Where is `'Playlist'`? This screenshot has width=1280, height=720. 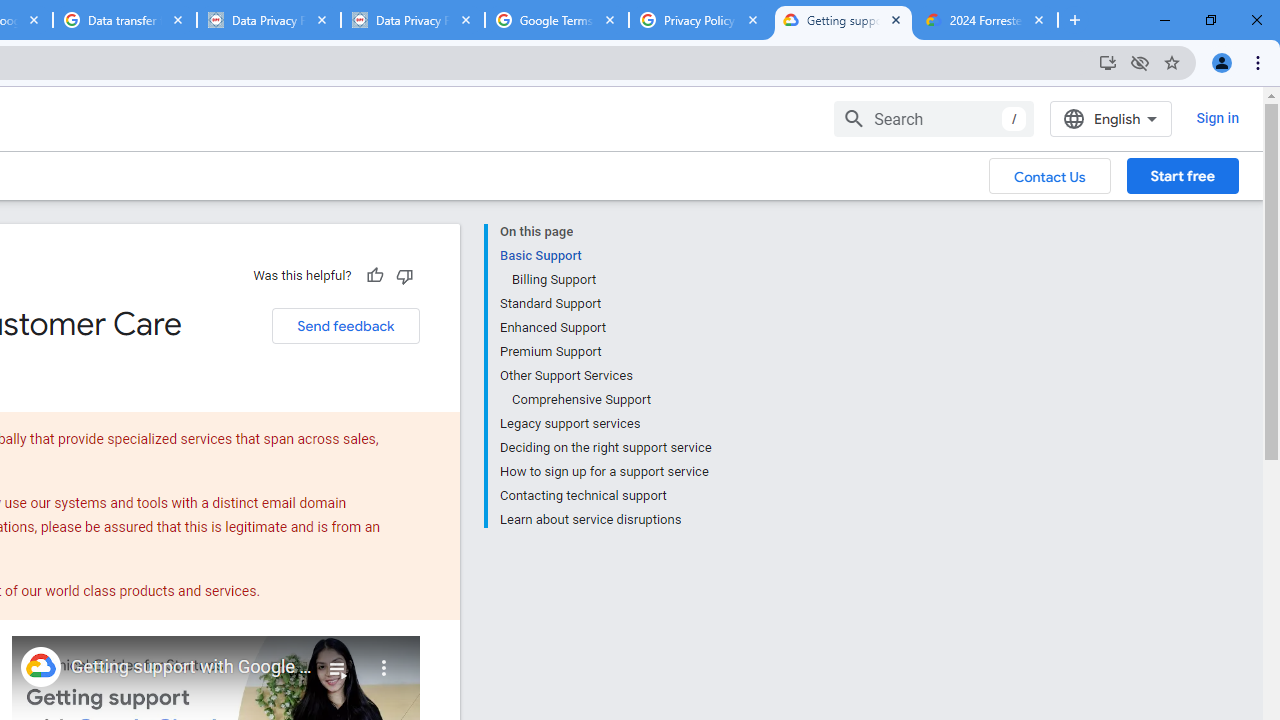
'Playlist' is located at coordinates (337, 660).